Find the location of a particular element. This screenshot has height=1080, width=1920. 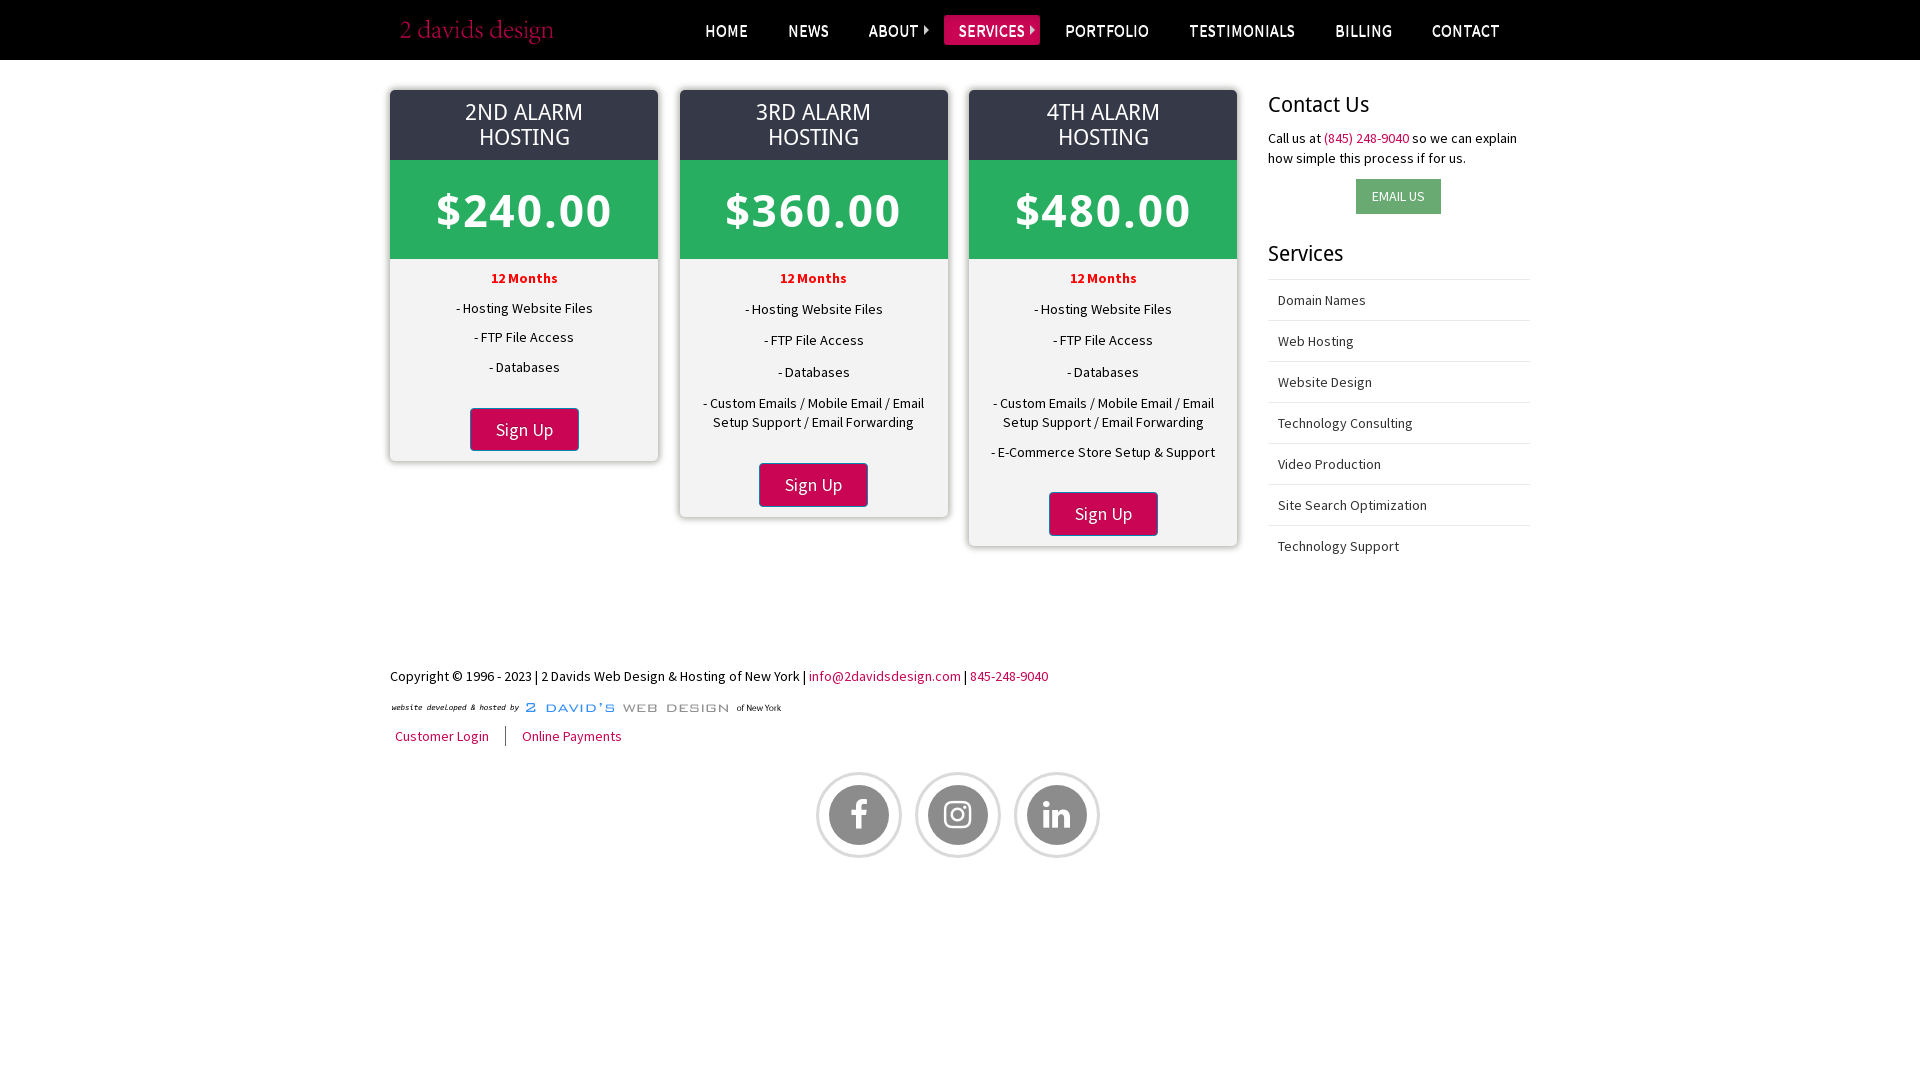

'Technology Support' is located at coordinates (1398, 546).